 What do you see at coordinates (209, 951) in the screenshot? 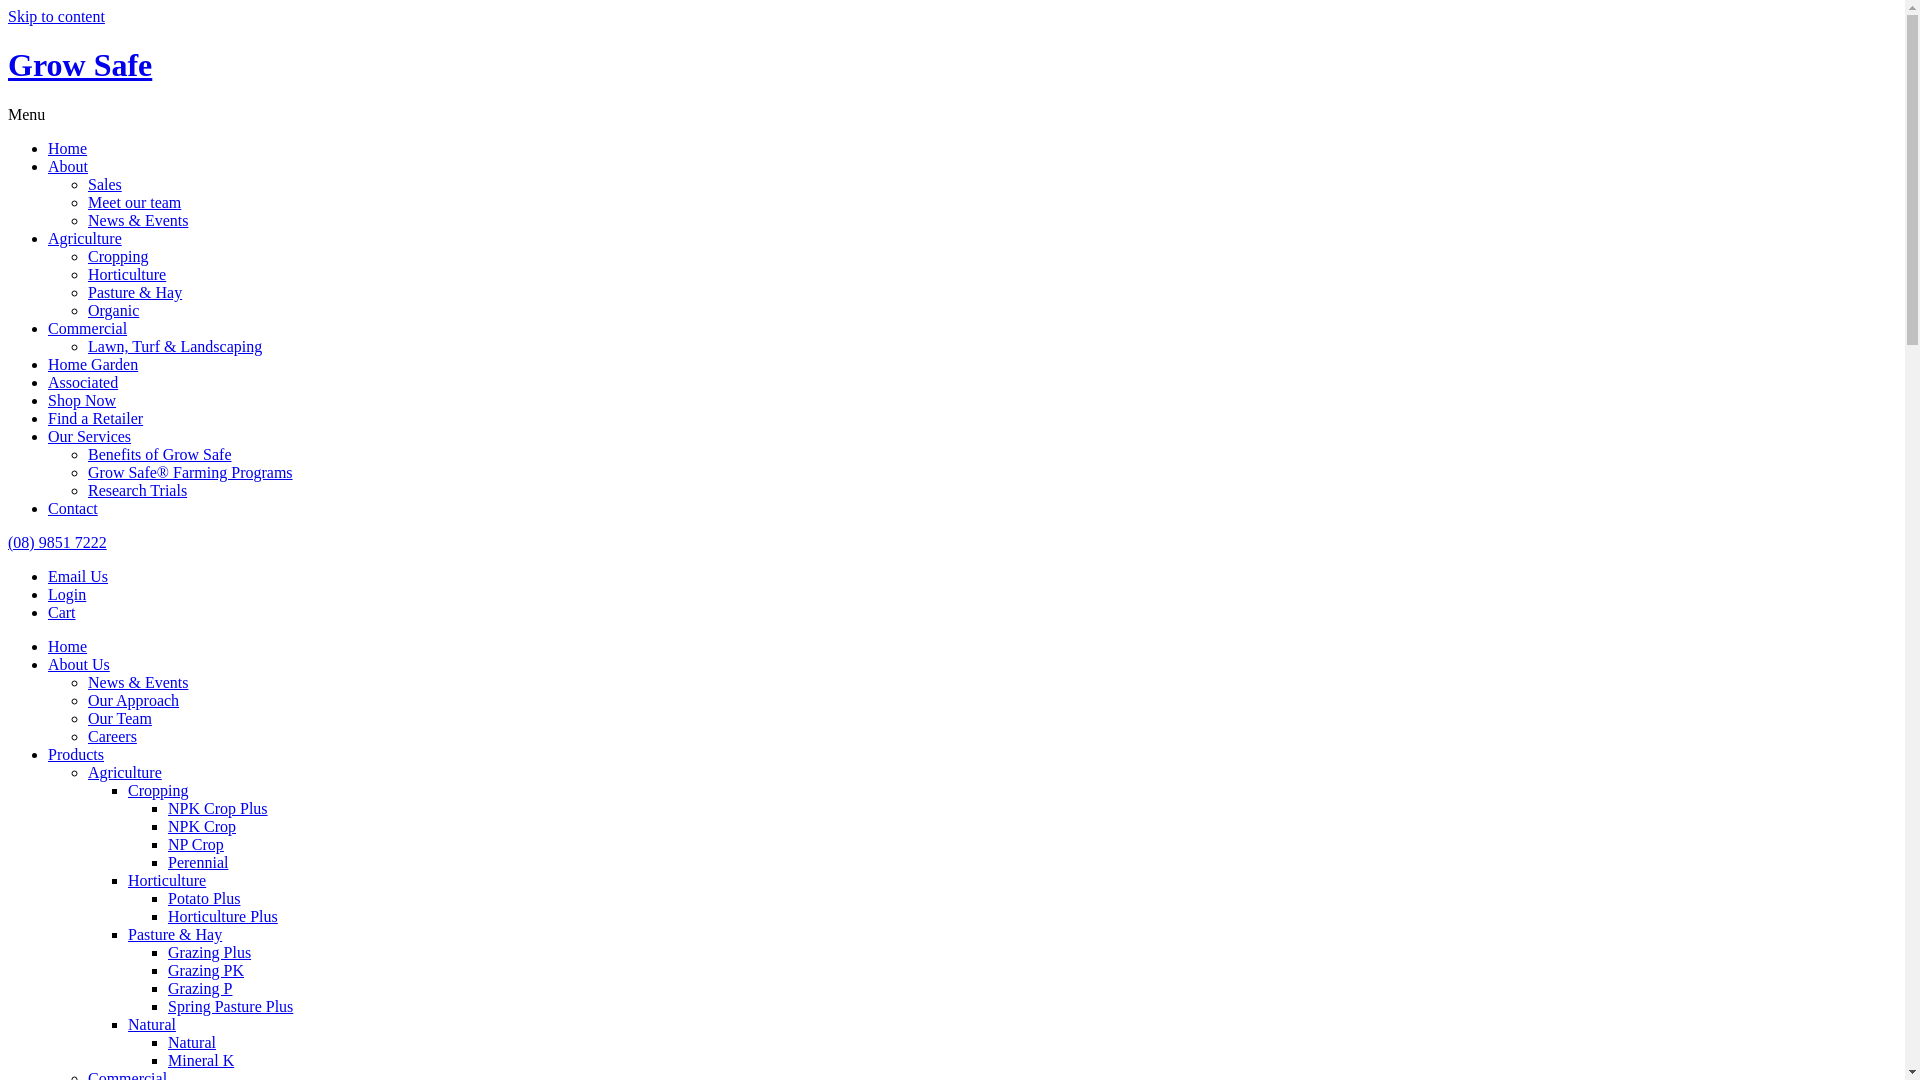
I see `'Grazing Plus'` at bounding box center [209, 951].